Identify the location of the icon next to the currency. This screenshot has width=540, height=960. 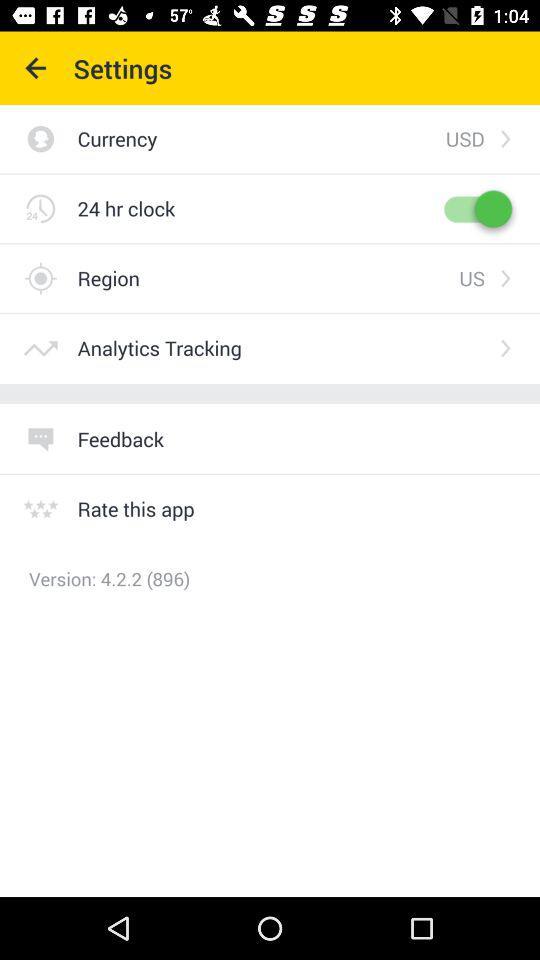
(465, 137).